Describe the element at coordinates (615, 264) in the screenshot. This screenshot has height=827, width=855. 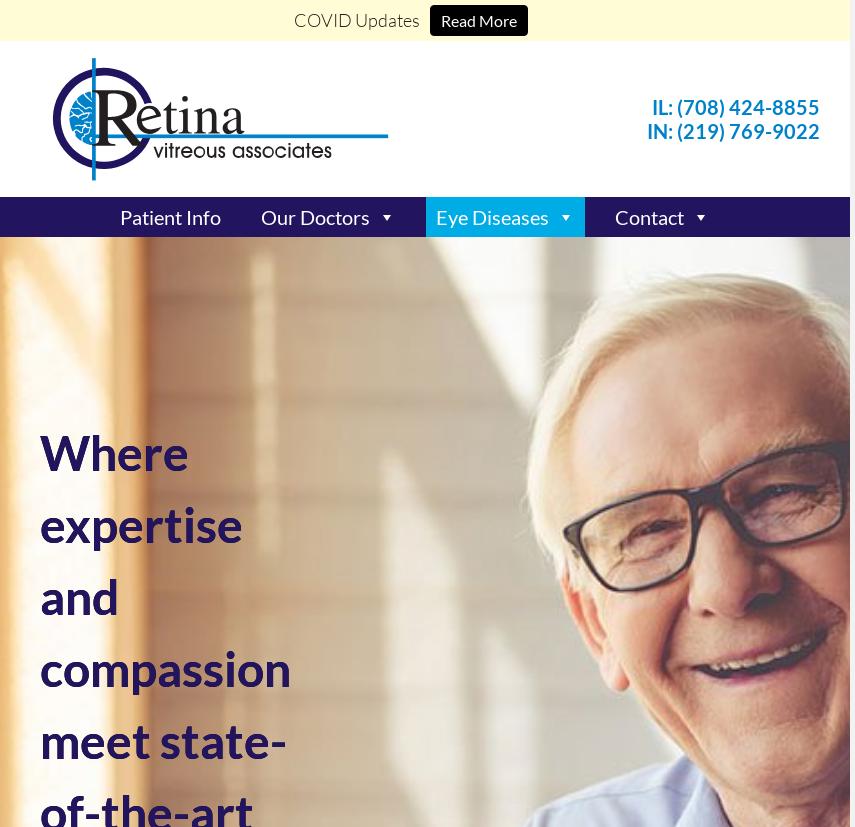
I see `'Leave a Review'` at that location.